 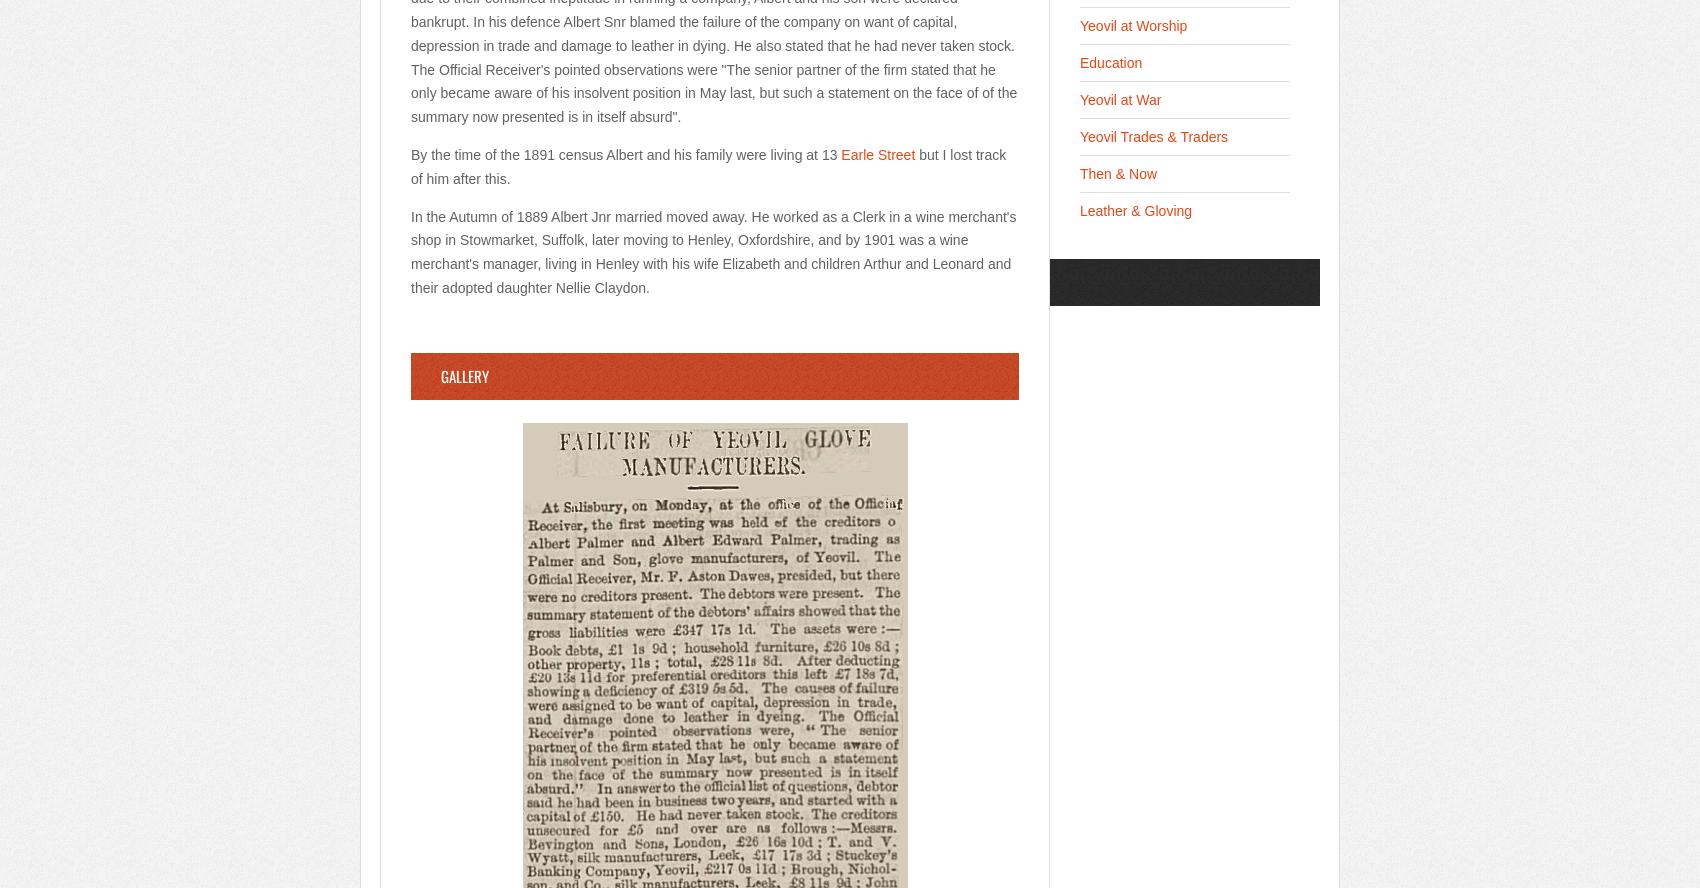 I want to click on 'GALLERY', so click(x=464, y=375).